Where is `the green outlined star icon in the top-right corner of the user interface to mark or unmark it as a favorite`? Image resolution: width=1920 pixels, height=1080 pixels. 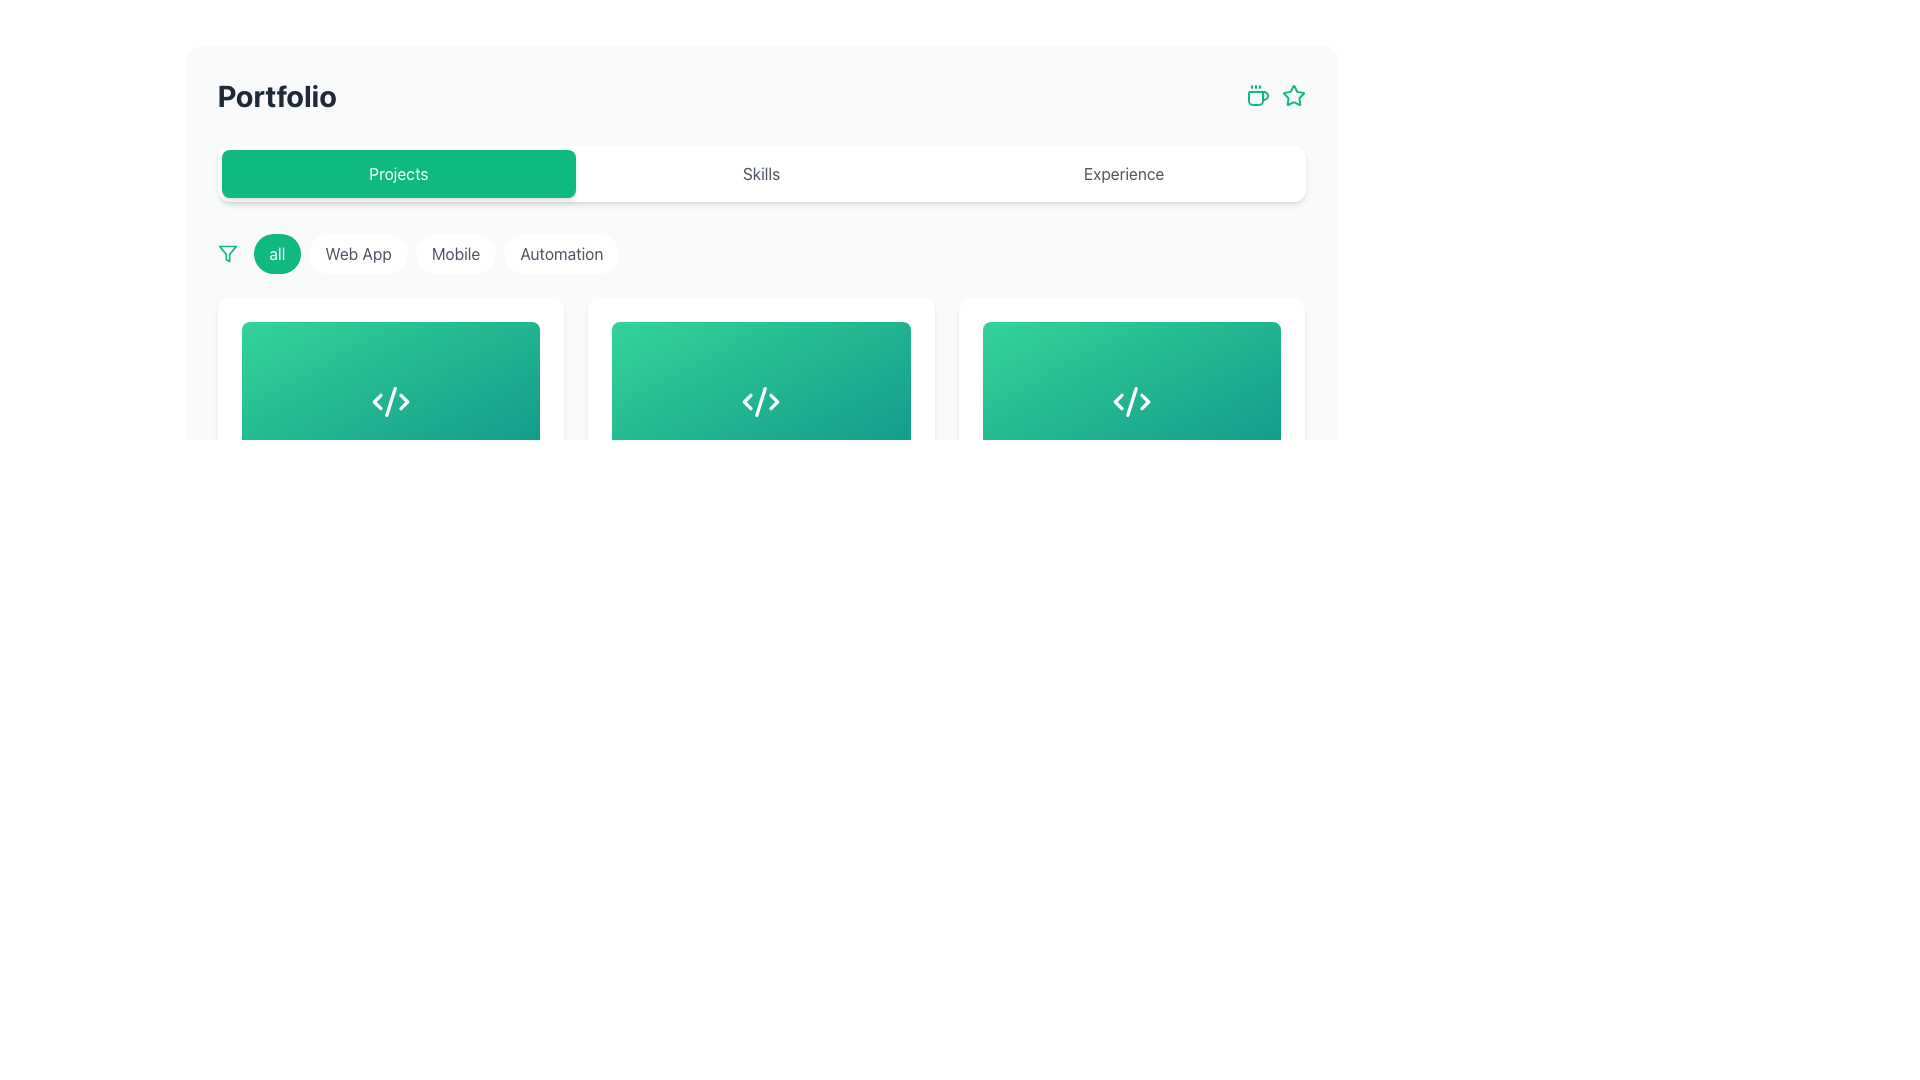
the green outlined star icon in the top-right corner of the user interface to mark or unmark it as a favorite is located at coordinates (1293, 96).